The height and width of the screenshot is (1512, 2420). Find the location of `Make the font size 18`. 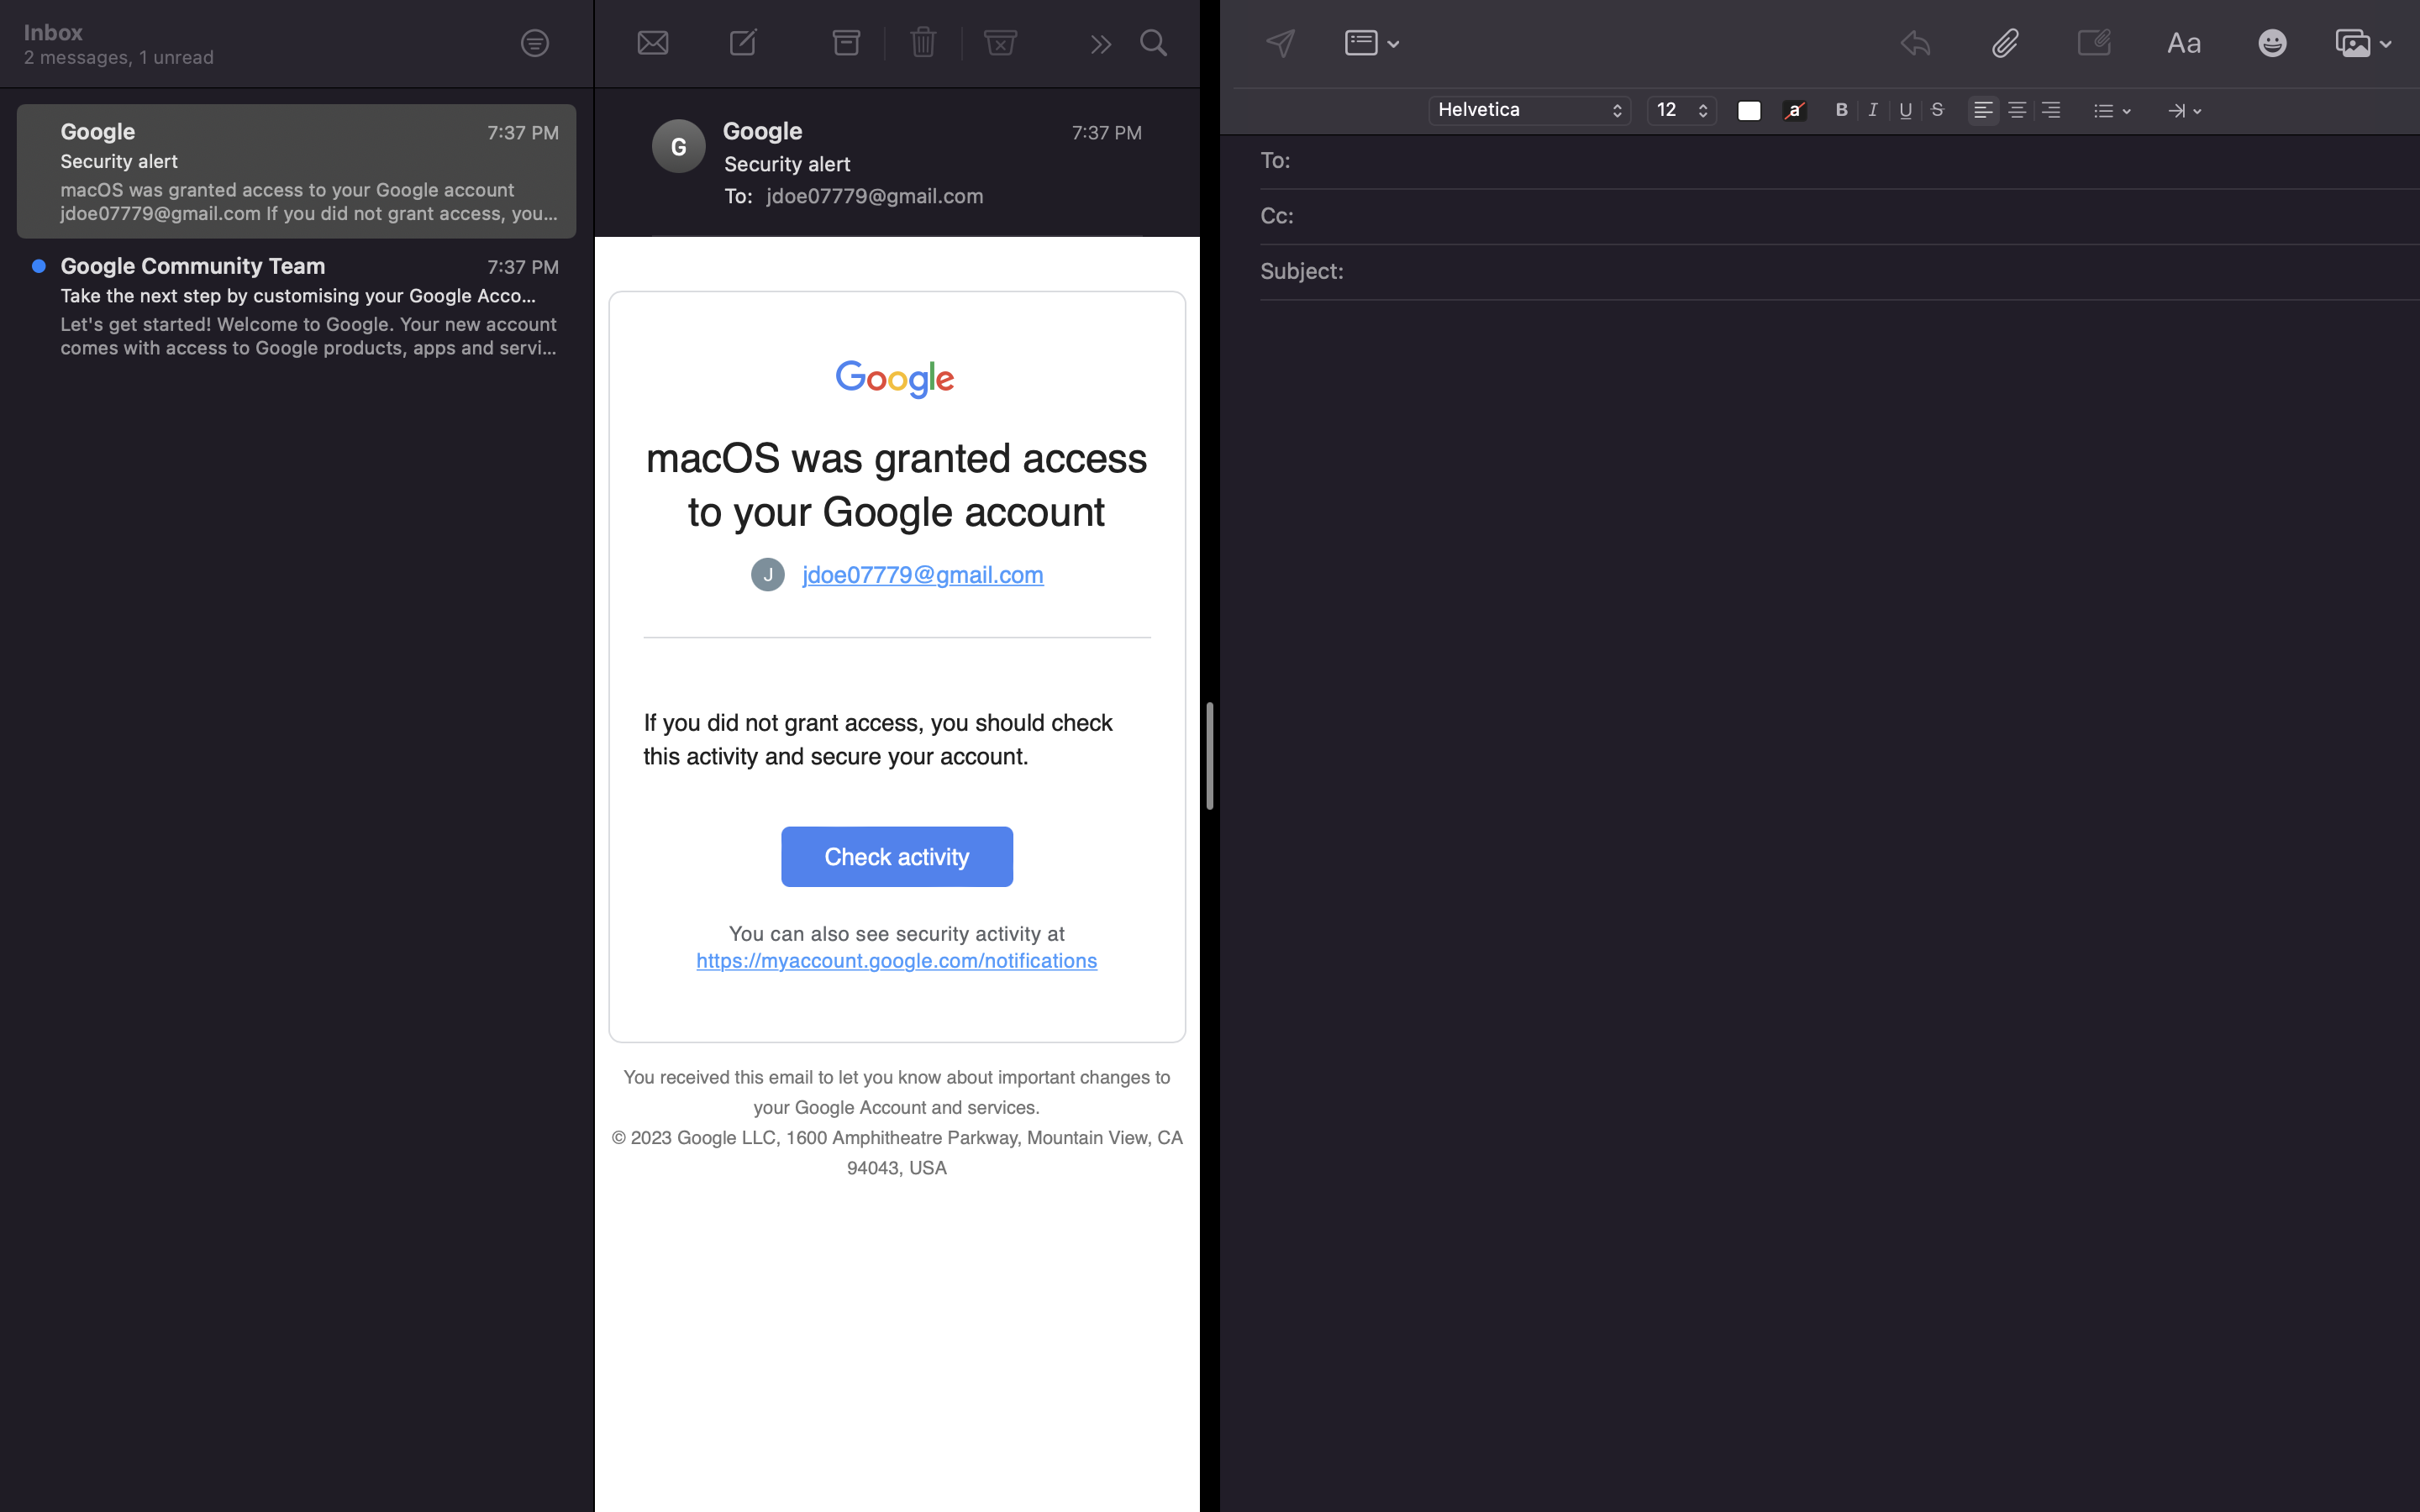

Make the font size 18 is located at coordinates (1681, 111).